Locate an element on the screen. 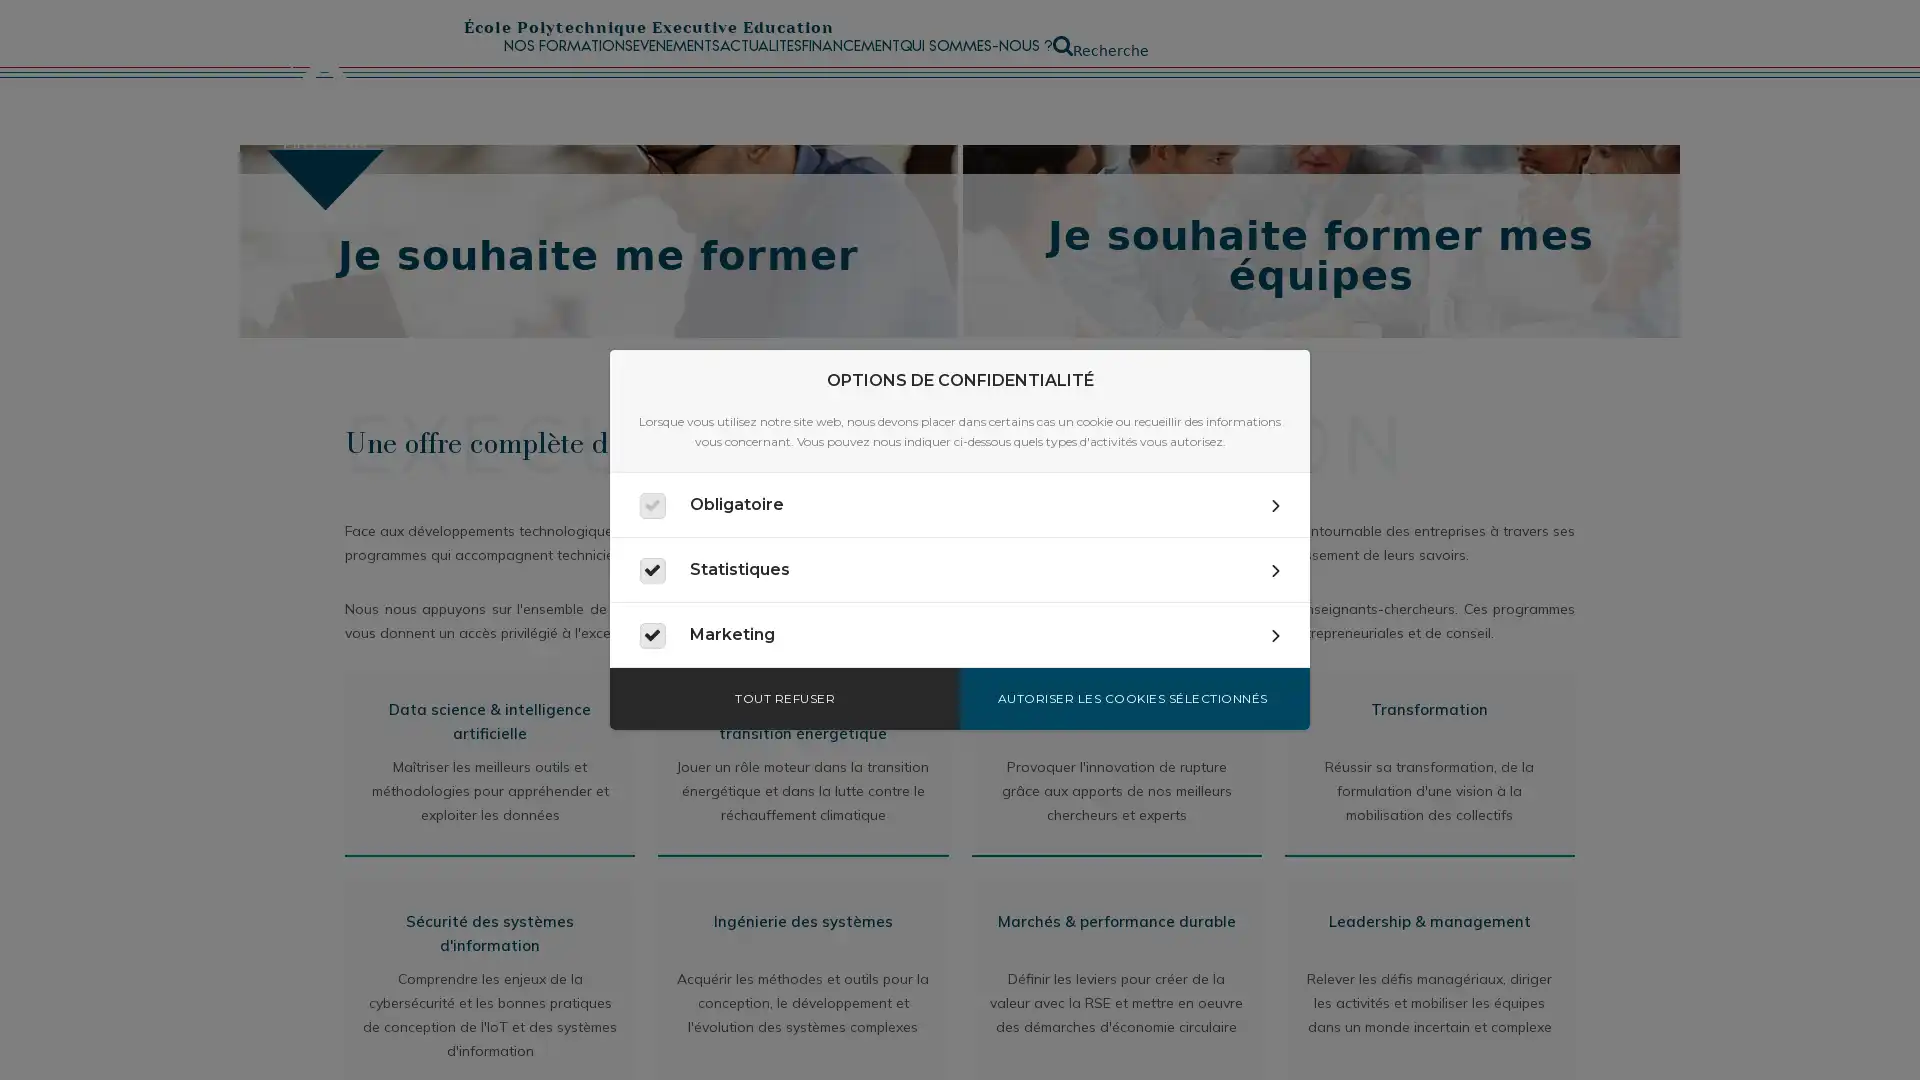 The height and width of the screenshot is (1080, 1920). Appliquer is located at coordinates (1182, 331).